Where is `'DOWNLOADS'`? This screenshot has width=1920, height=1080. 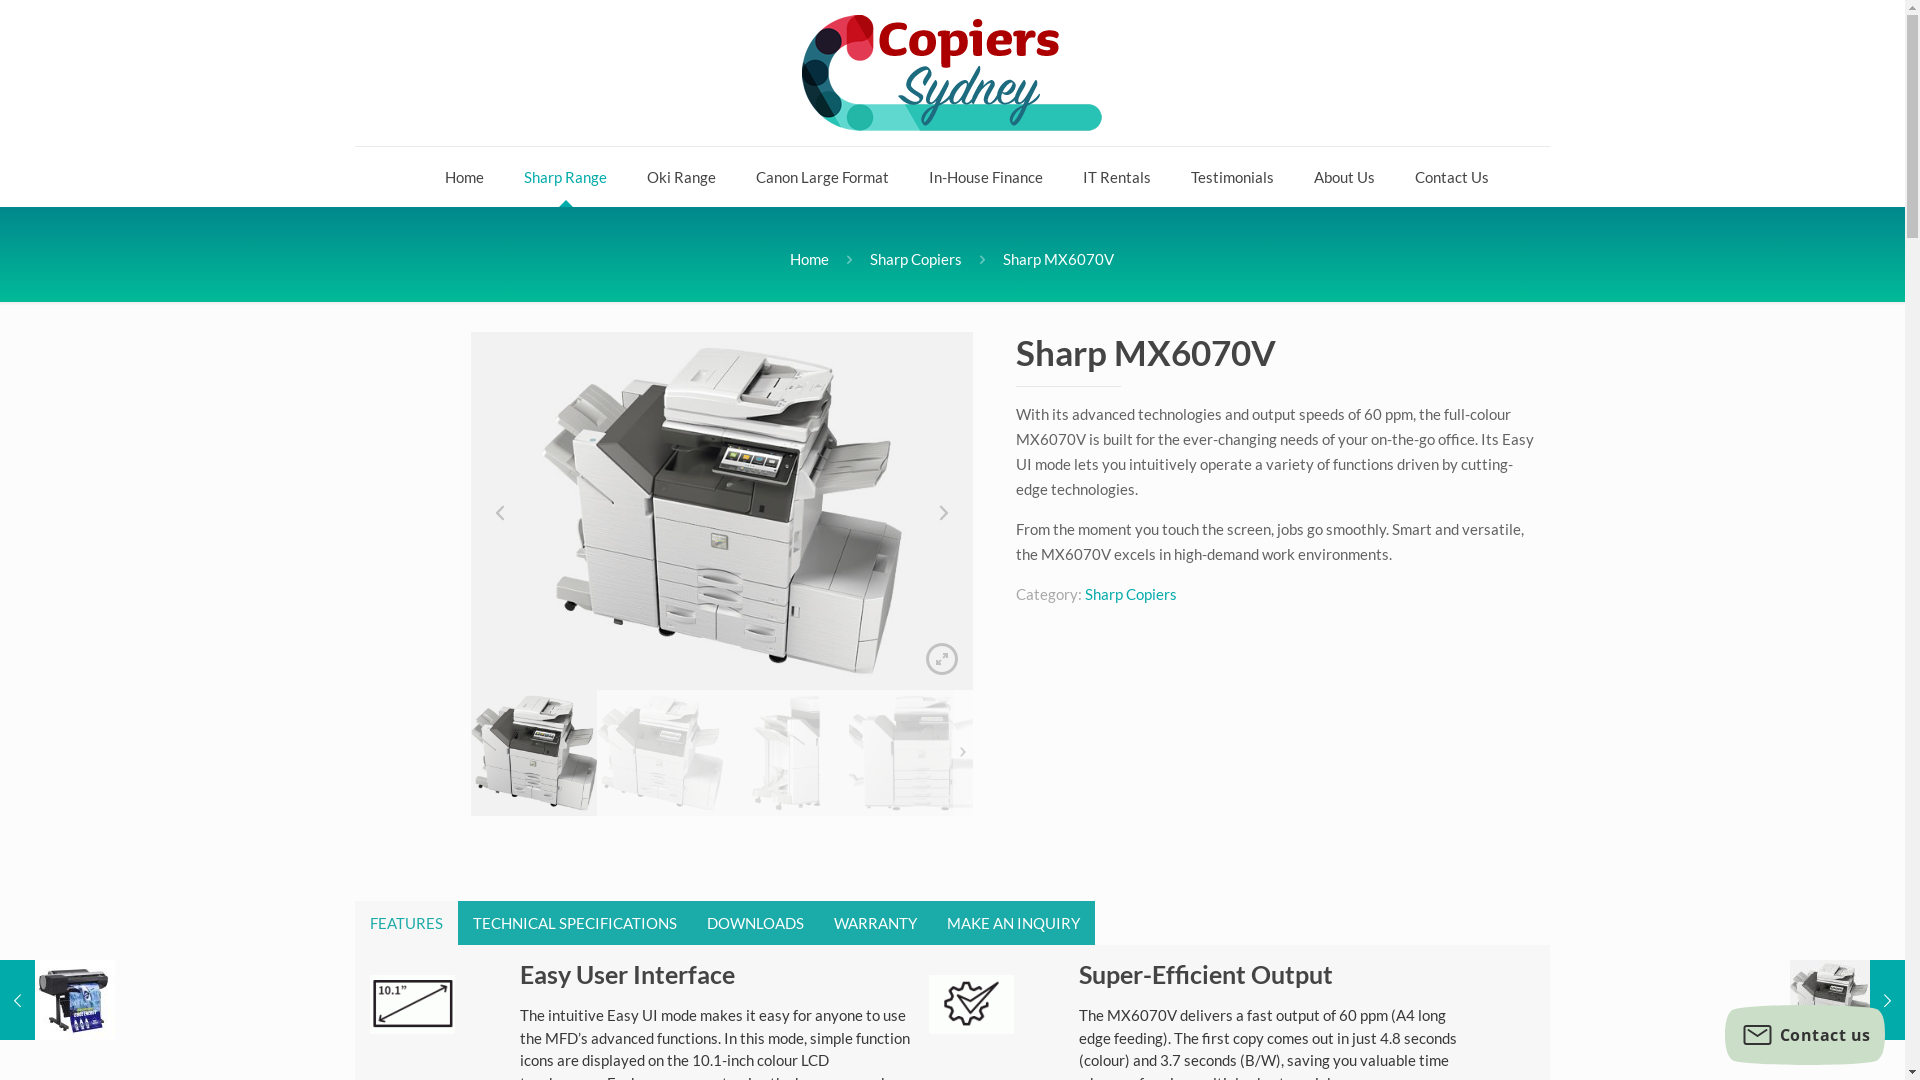 'DOWNLOADS' is located at coordinates (691, 923).